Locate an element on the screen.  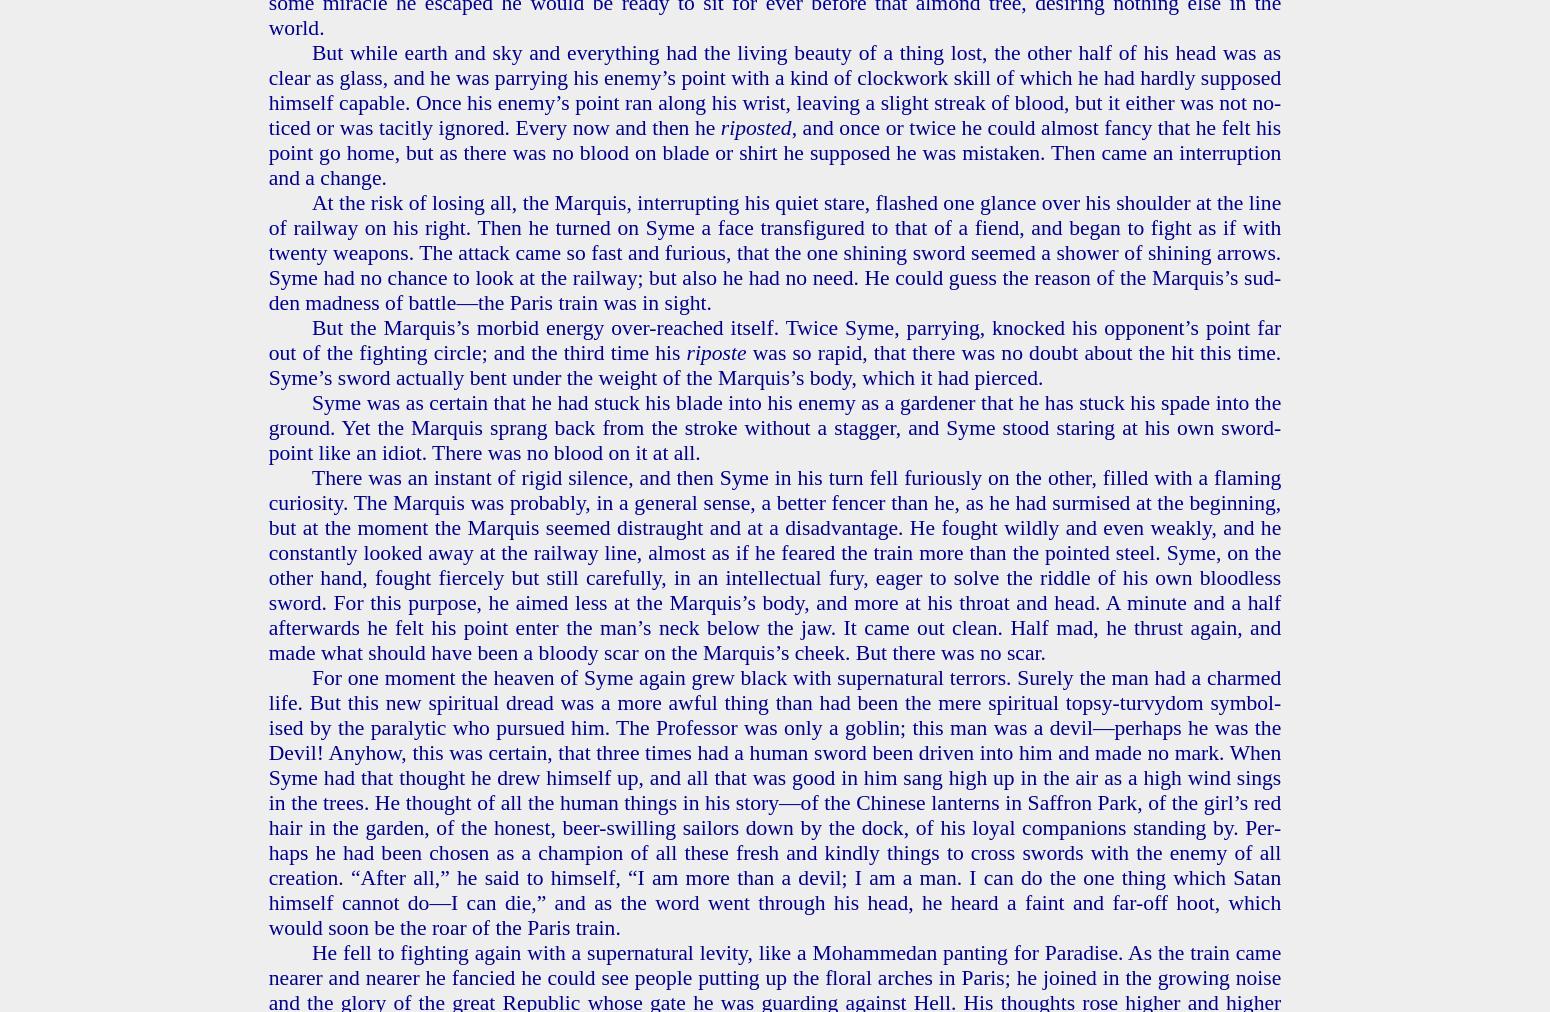
'ri­post­ed' is located at coordinates (755, 126).